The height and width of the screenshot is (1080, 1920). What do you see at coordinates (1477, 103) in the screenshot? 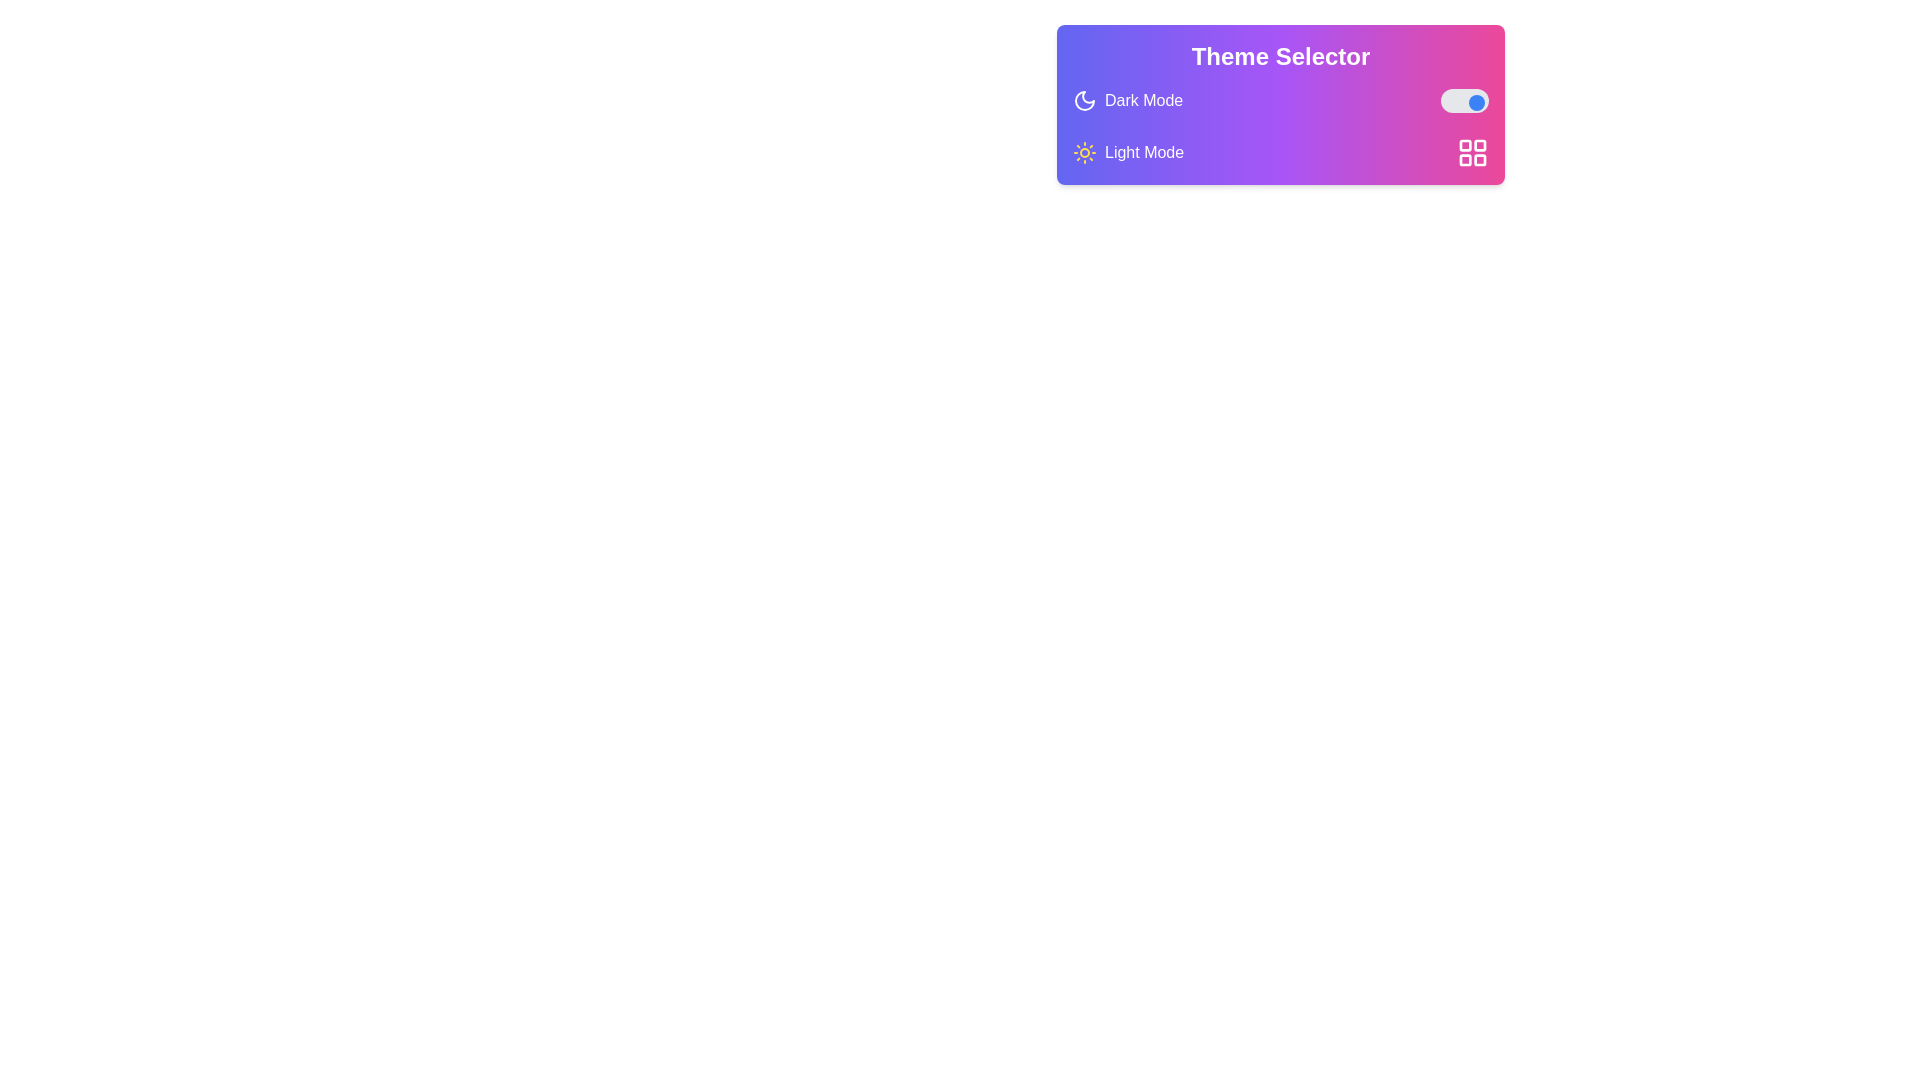
I see `the circular blue toggle switch indicator located on the right side of the toggle switch component in the top-right section of the interface` at bounding box center [1477, 103].